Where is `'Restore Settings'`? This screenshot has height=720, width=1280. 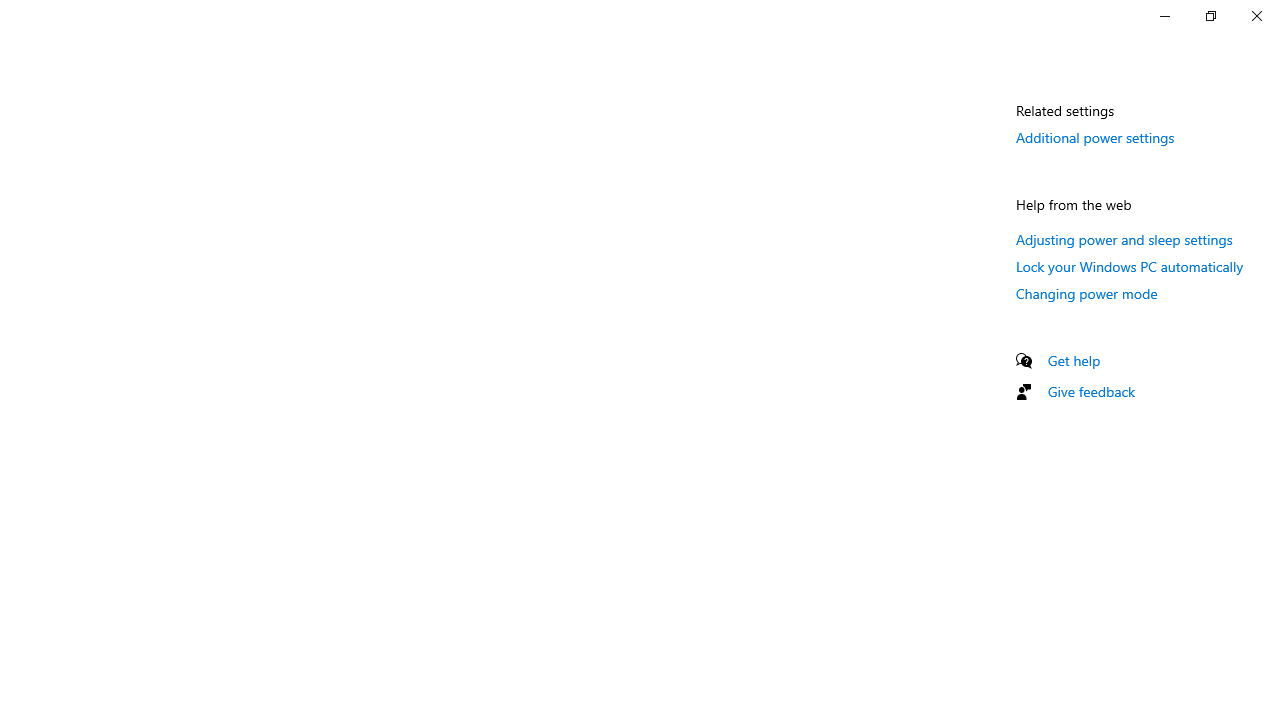 'Restore Settings' is located at coordinates (1209, 15).